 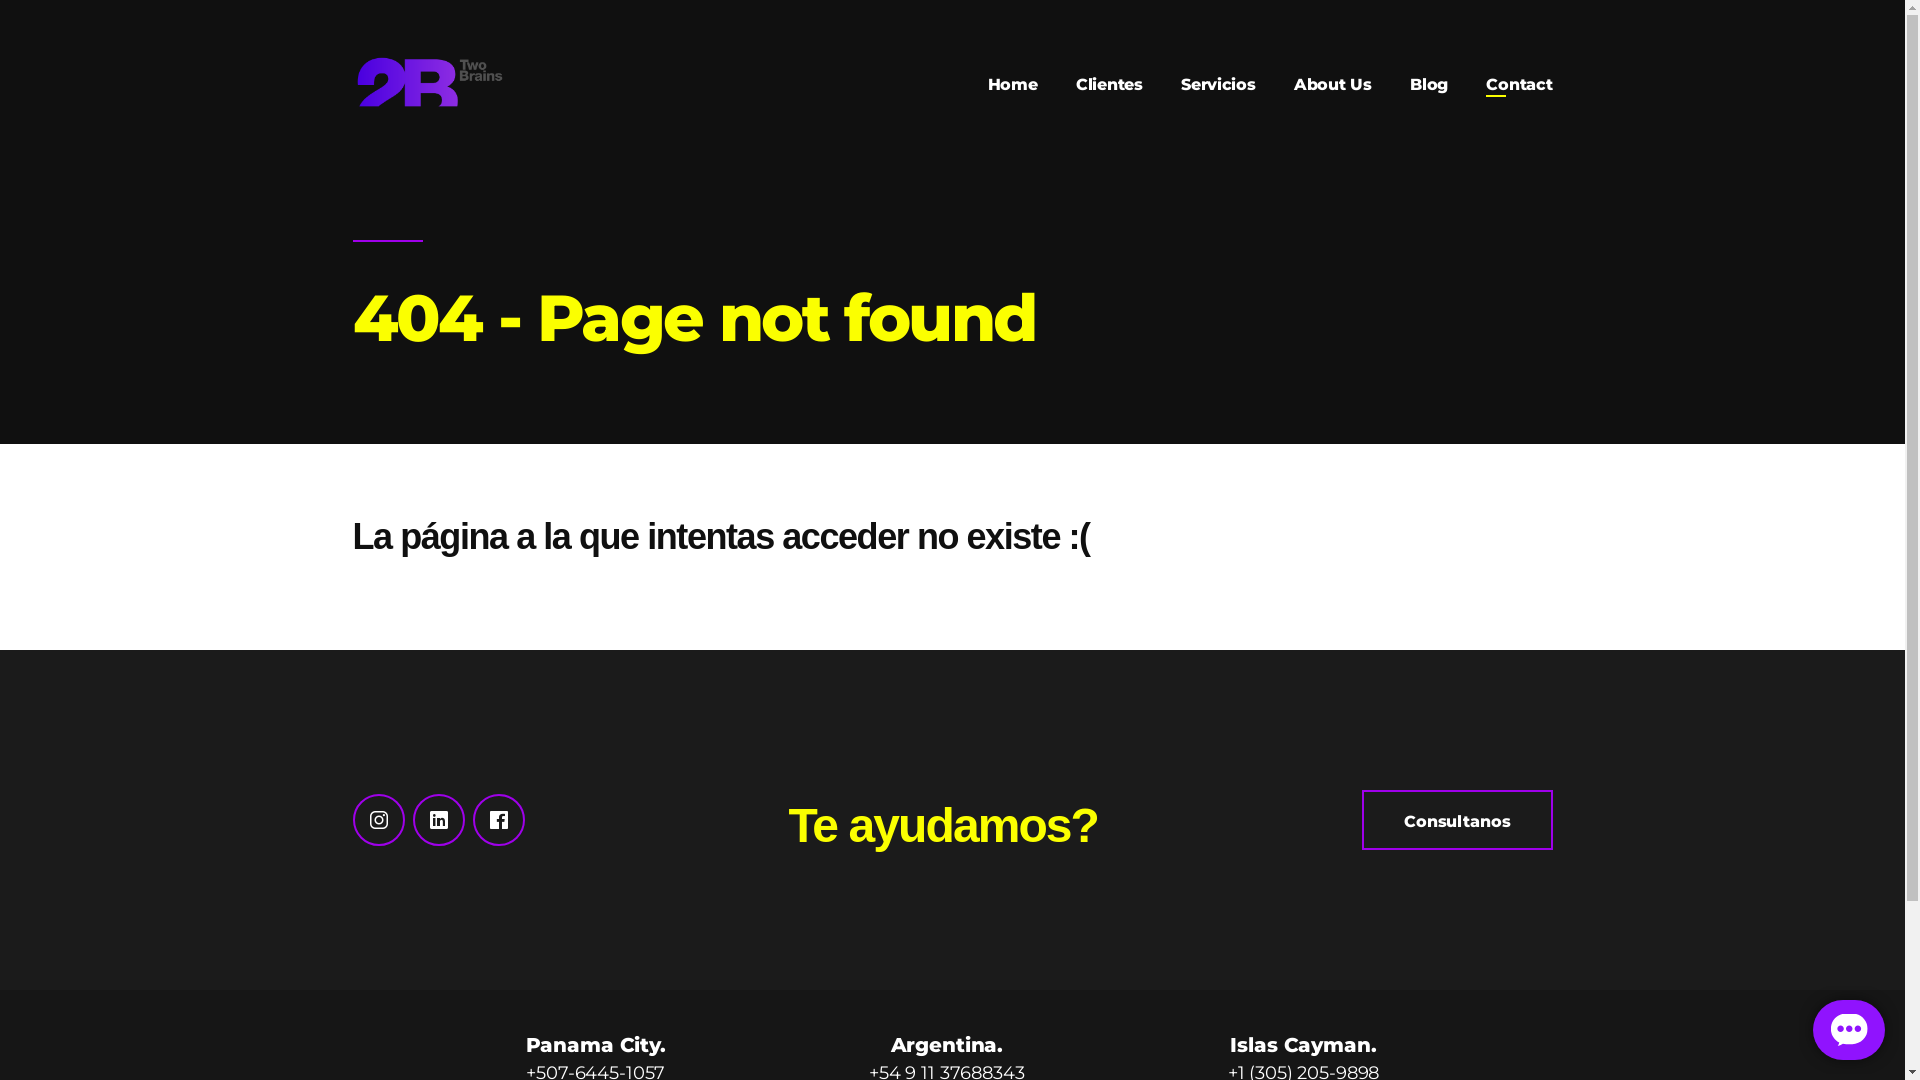 What do you see at coordinates (988, 83) in the screenshot?
I see `'Home'` at bounding box center [988, 83].